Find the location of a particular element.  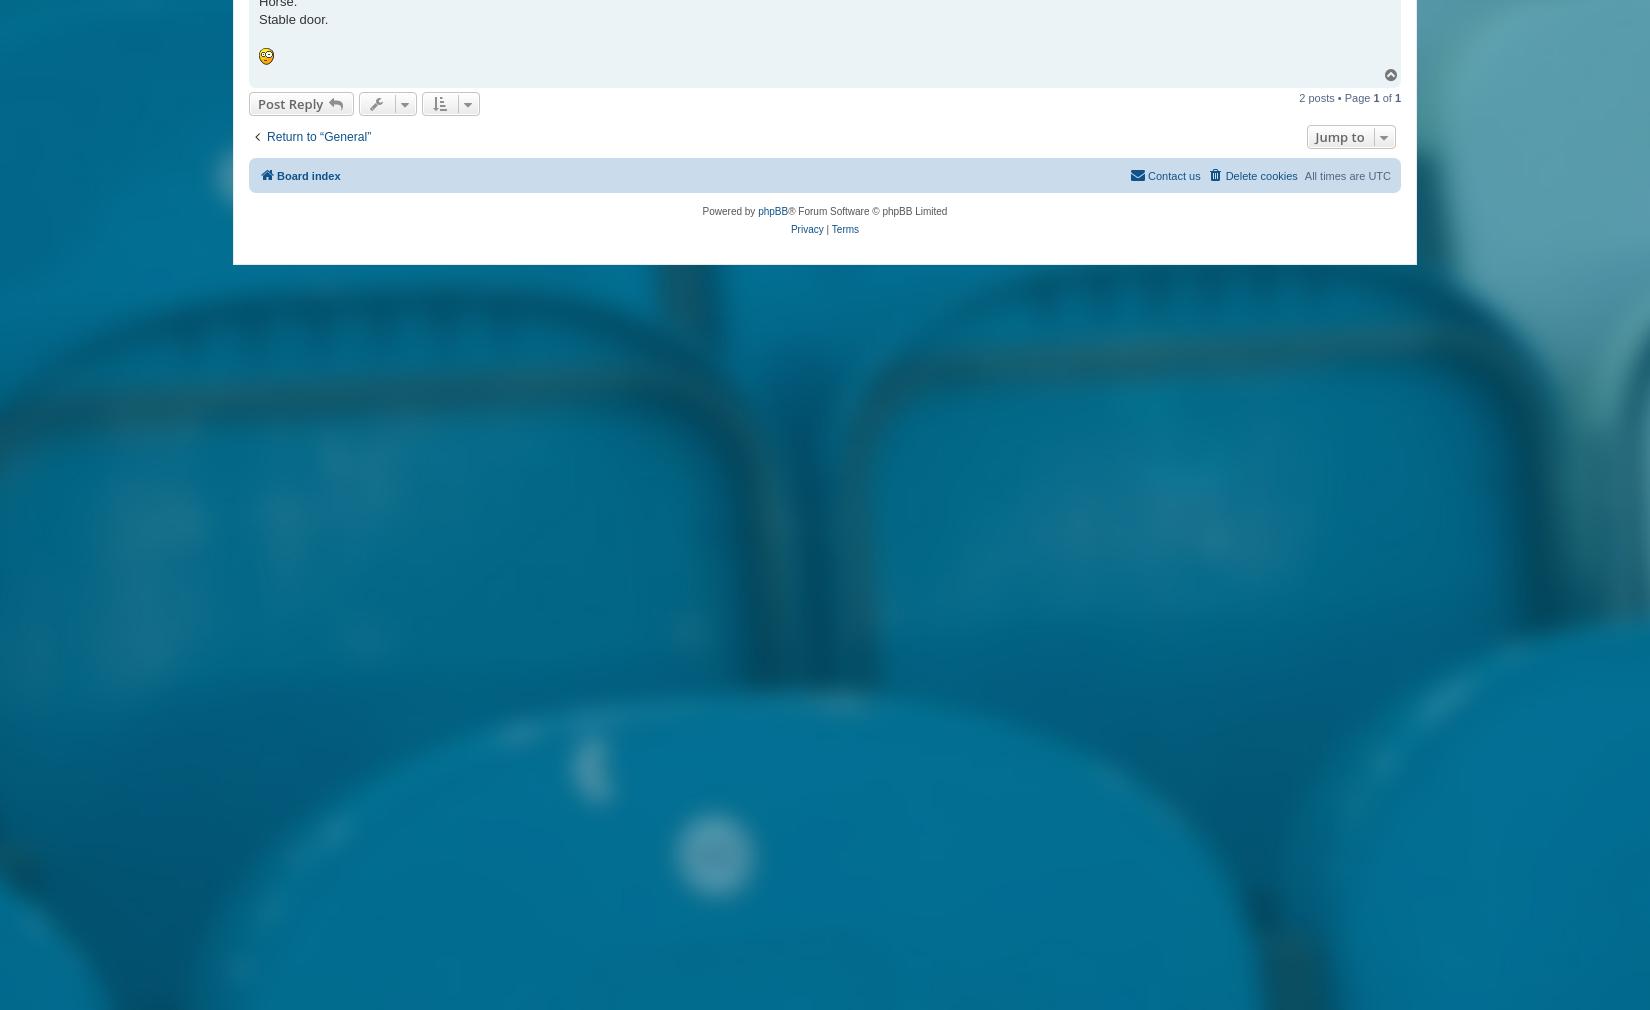

'Contact us' is located at coordinates (1173, 175).